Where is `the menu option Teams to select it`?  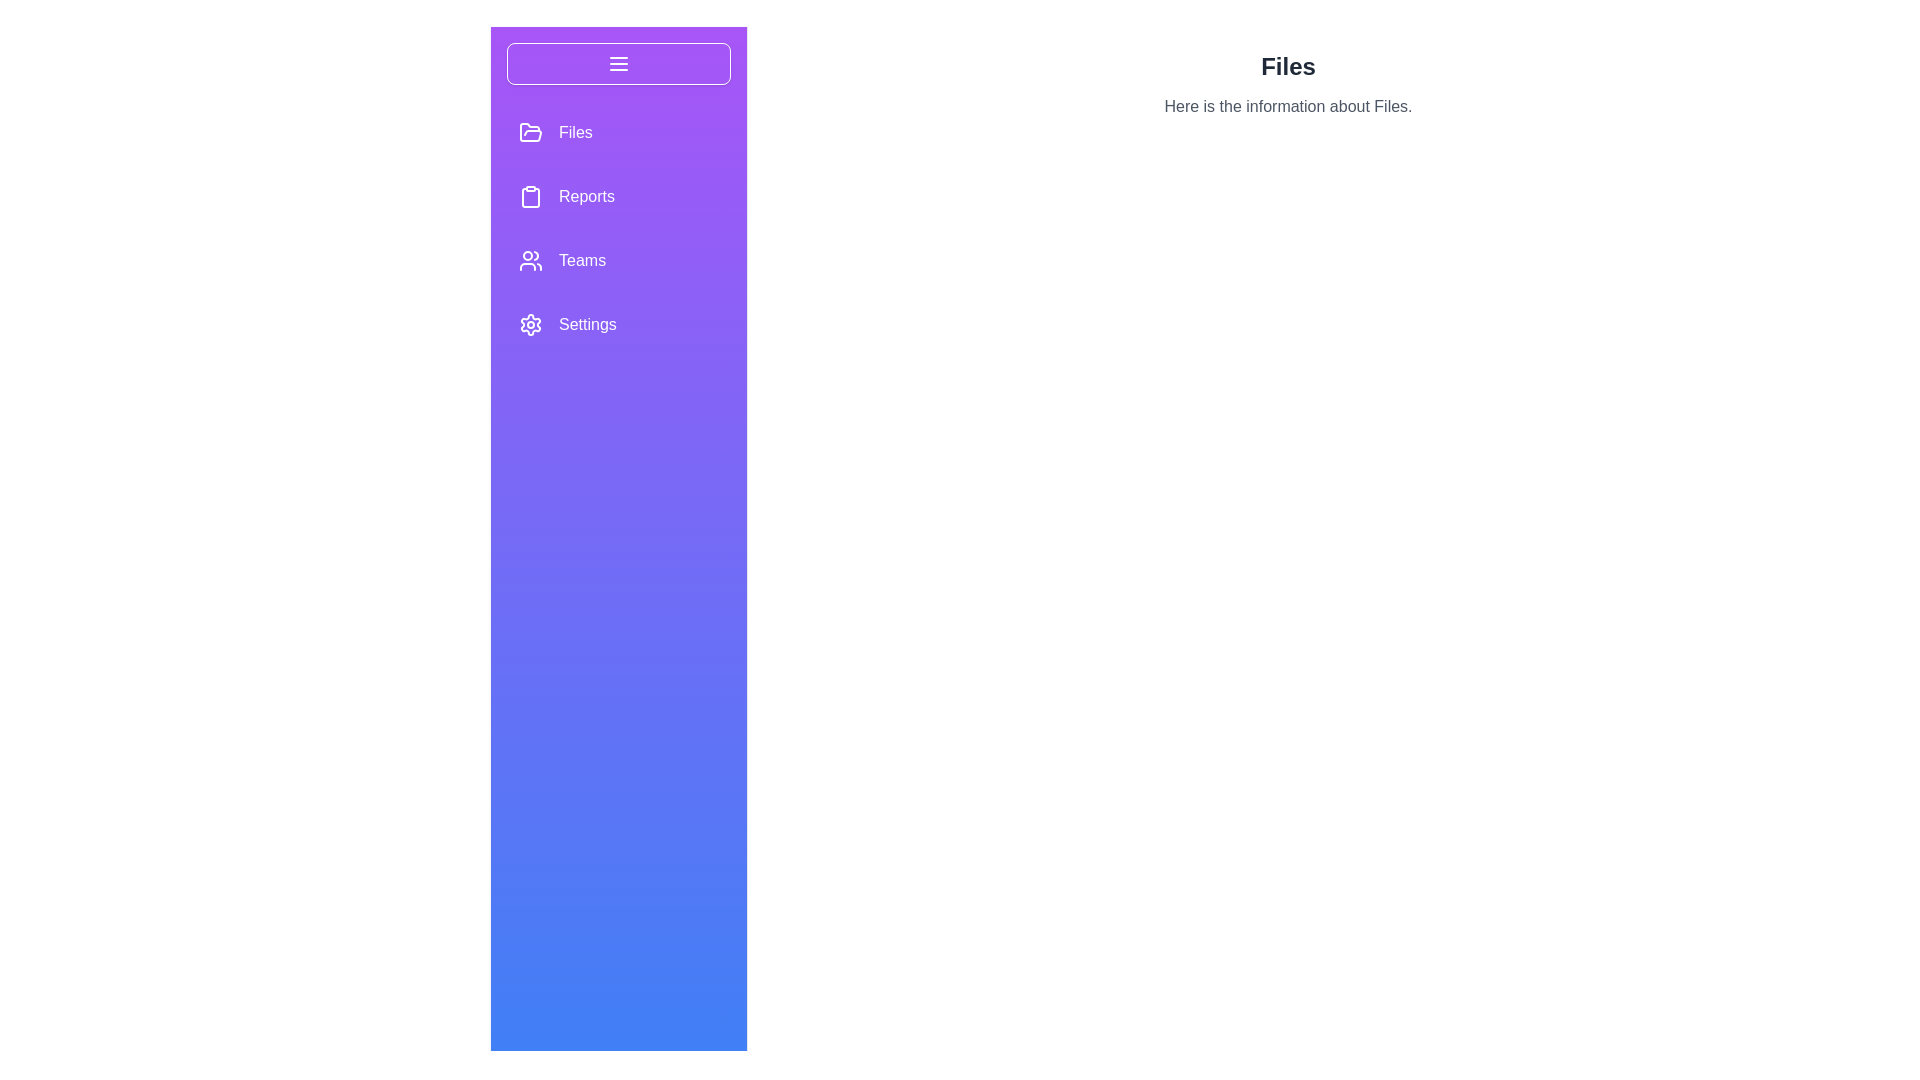
the menu option Teams to select it is located at coordinates (531, 260).